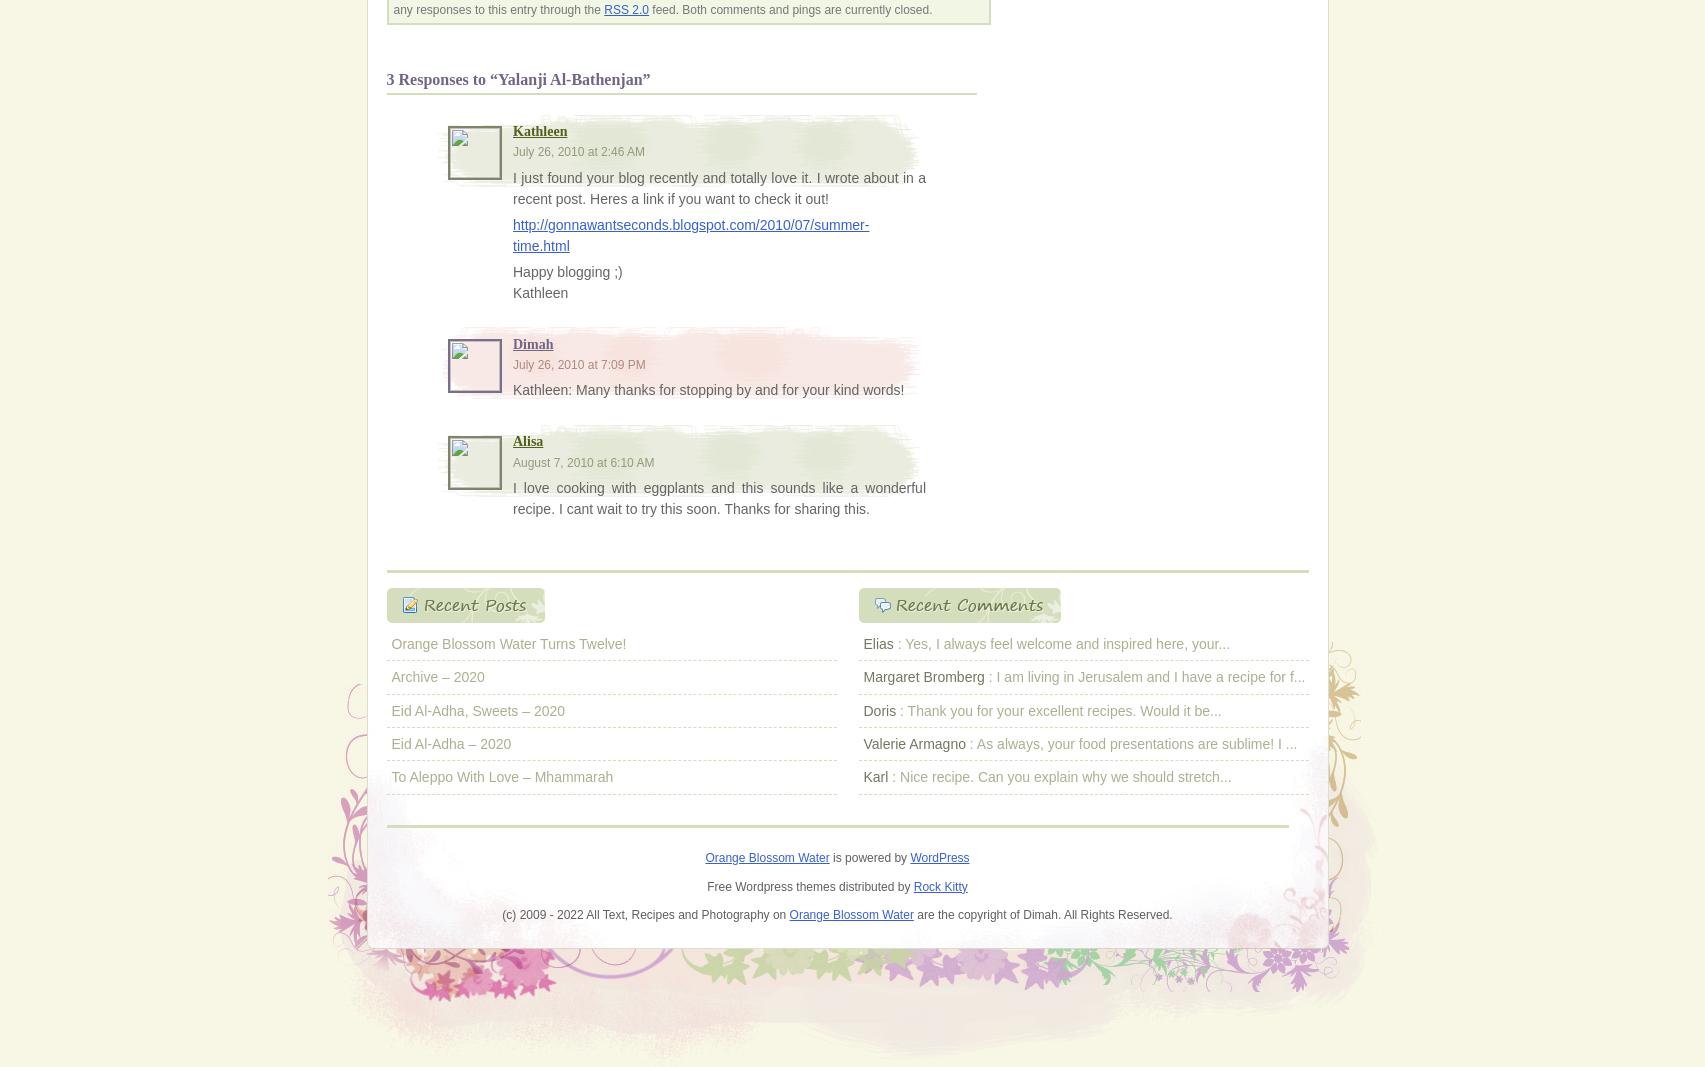 The height and width of the screenshot is (1067, 1705). What do you see at coordinates (512, 388) in the screenshot?
I see `'Kathleen: Many thanks for stopping by and for your kind words!'` at bounding box center [512, 388].